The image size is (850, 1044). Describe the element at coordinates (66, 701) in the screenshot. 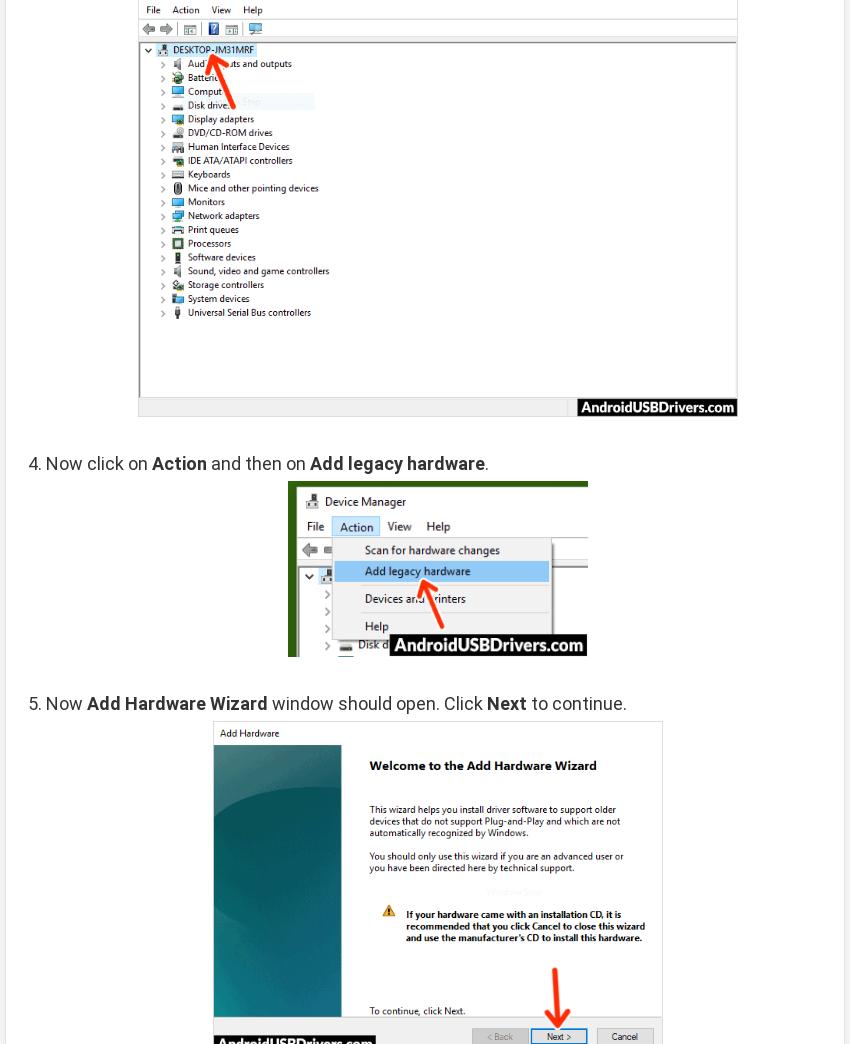

I see `'Now'` at that location.